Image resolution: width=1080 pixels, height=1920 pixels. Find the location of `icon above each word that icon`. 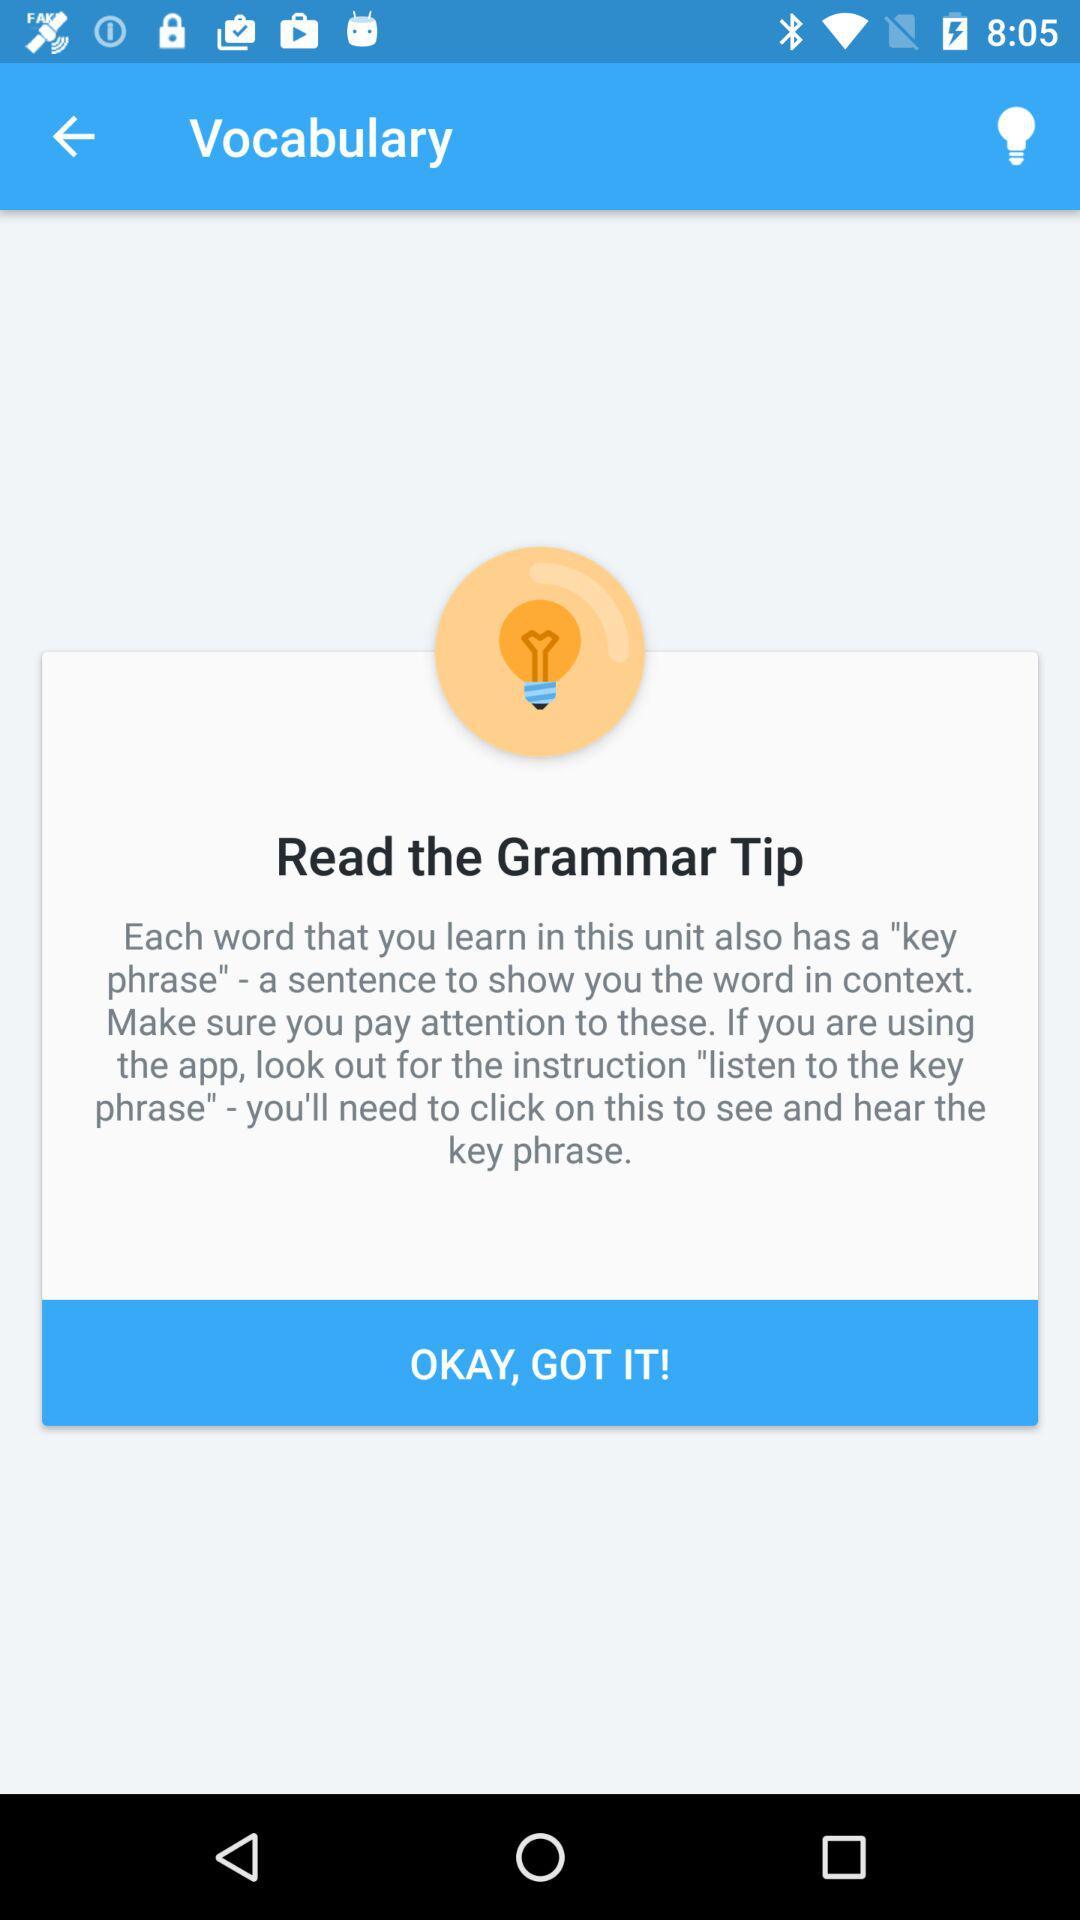

icon above each word that icon is located at coordinates (72, 135).